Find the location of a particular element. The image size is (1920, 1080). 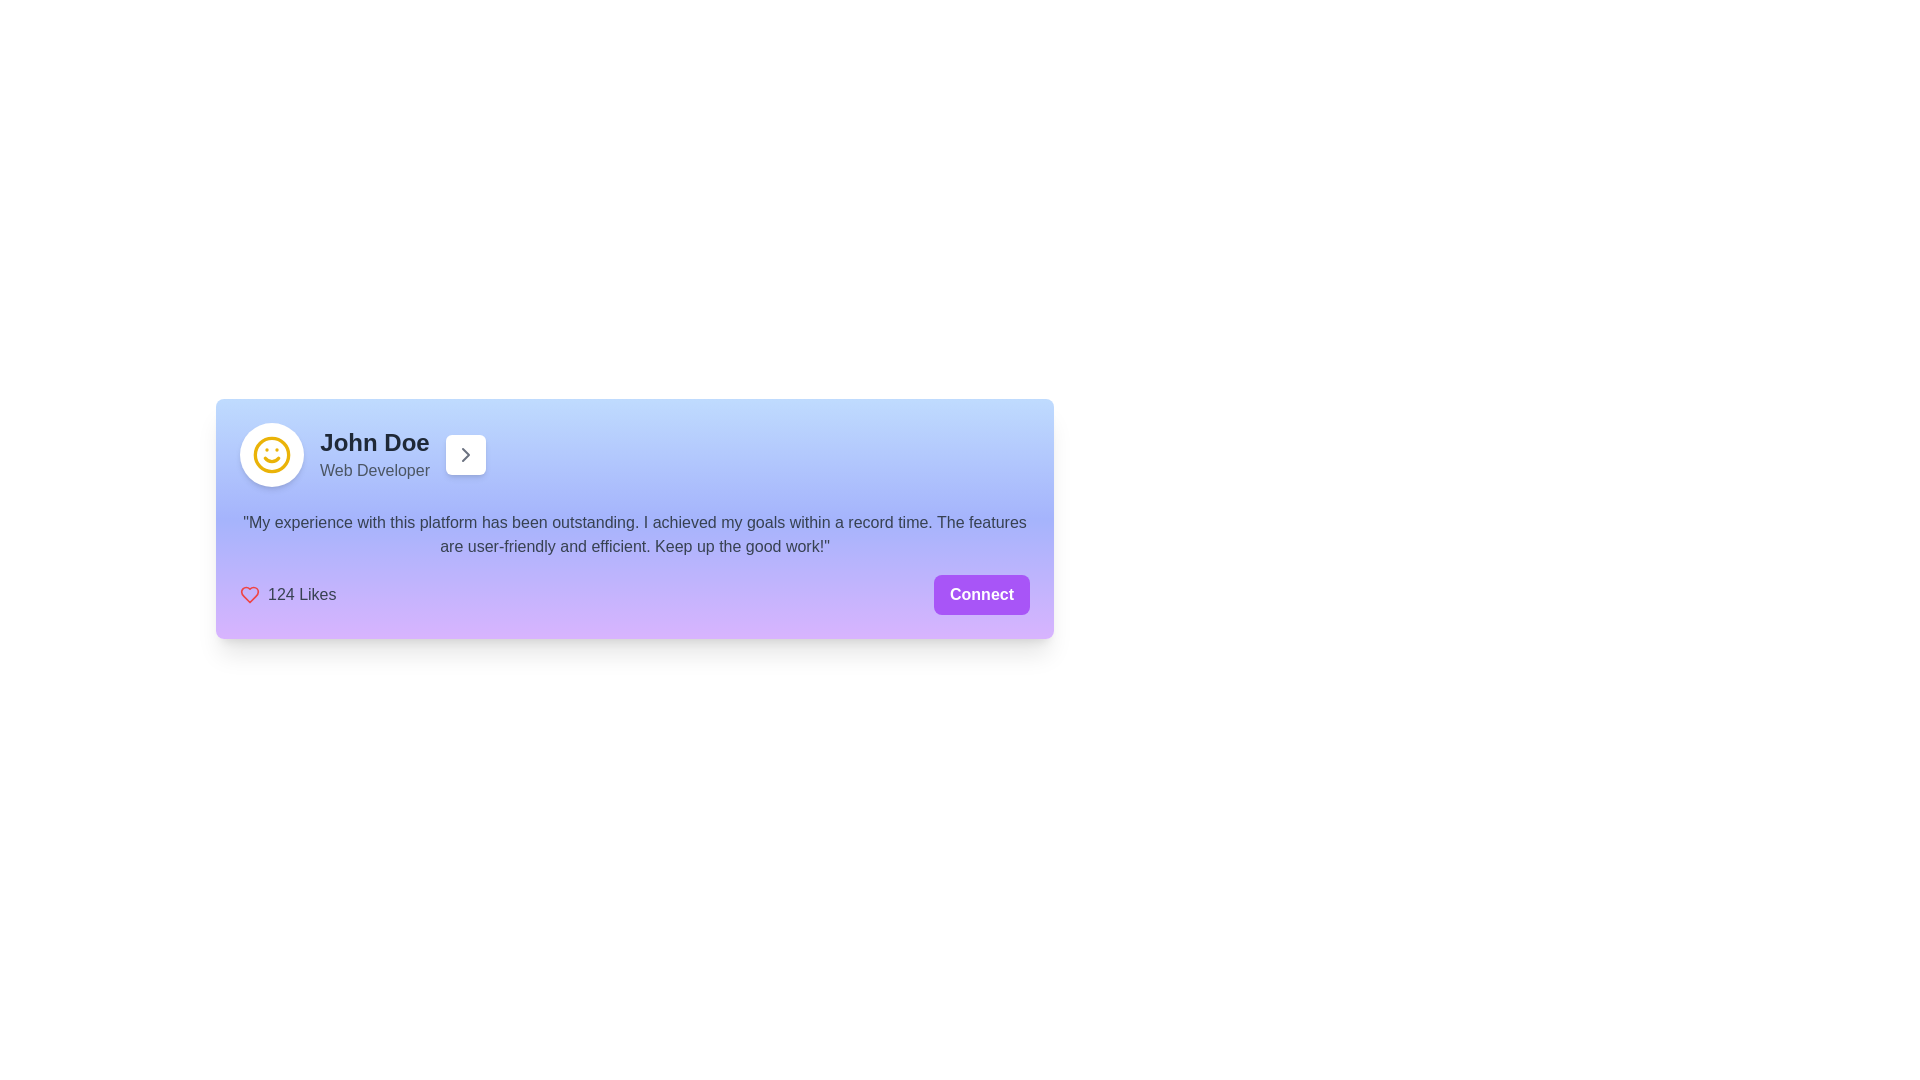

the icon representing the user's avatar or status, located to the left of the text area containing 'John Doe' and 'Web Developer' is located at coordinates (271, 455).